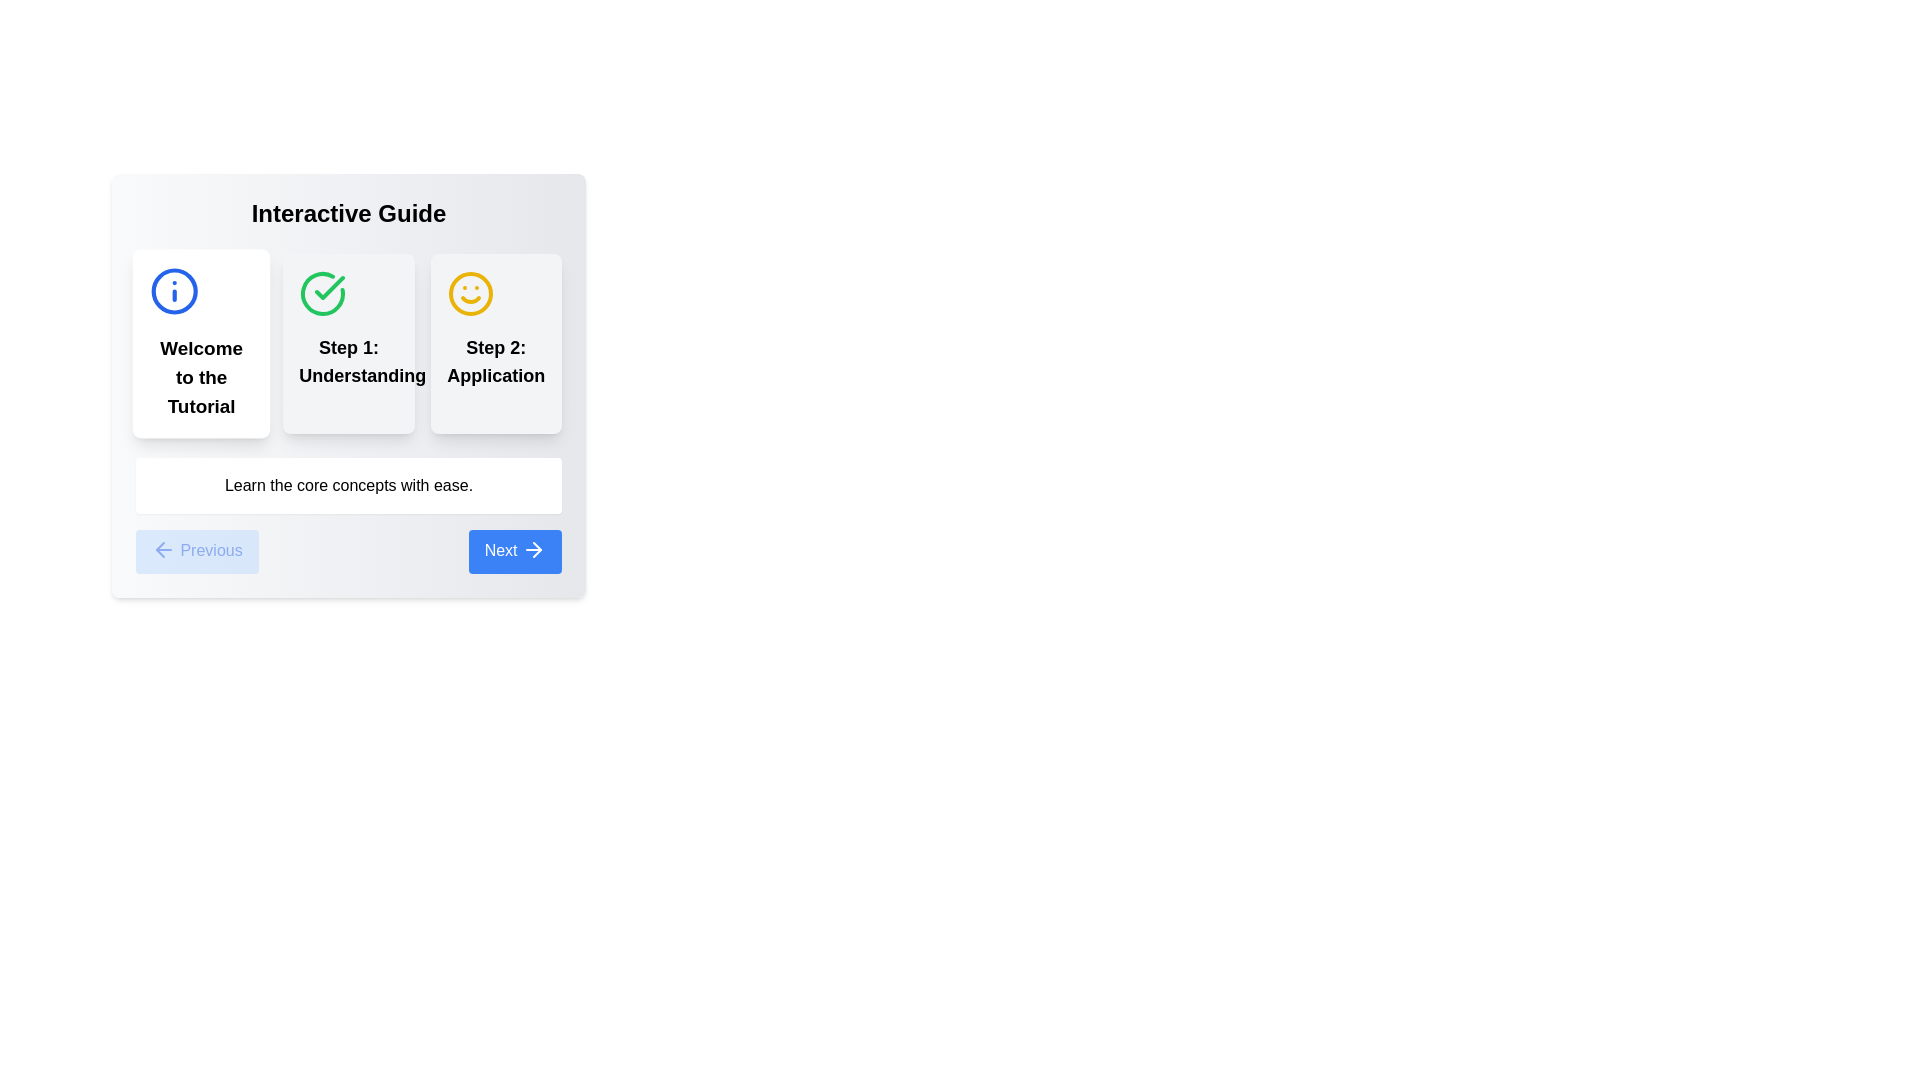 The height and width of the screenshot is (1080, 1920). What do you see at coordinates (496, 342) in the screenshot?
I see `the step card labeled 'Step 2: Application'` at bounding box center [496, 342].